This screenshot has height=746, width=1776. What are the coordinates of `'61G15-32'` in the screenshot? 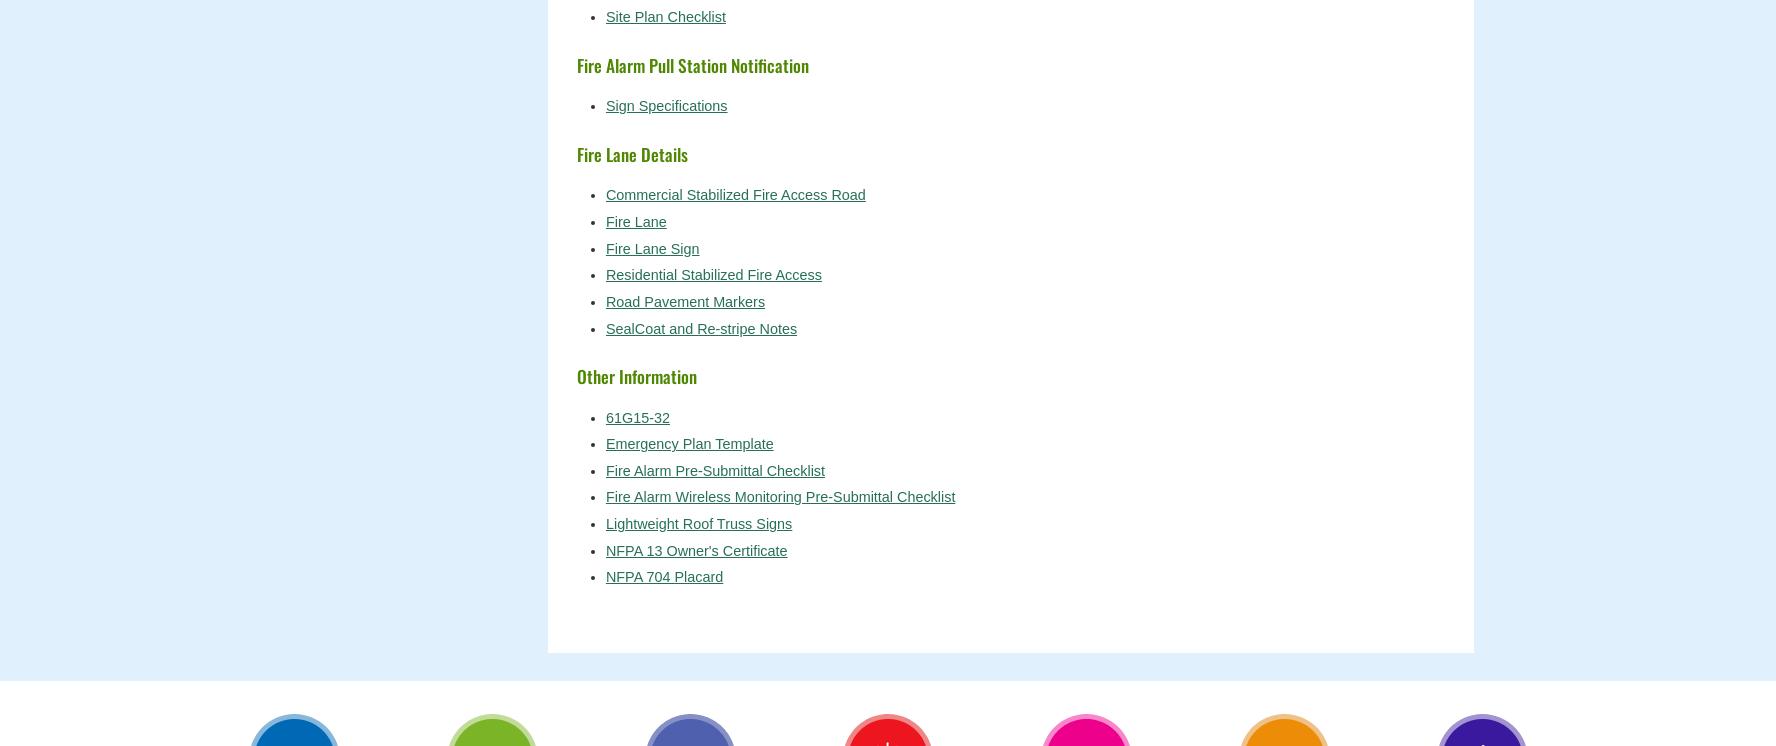 It's located at (636, 416).